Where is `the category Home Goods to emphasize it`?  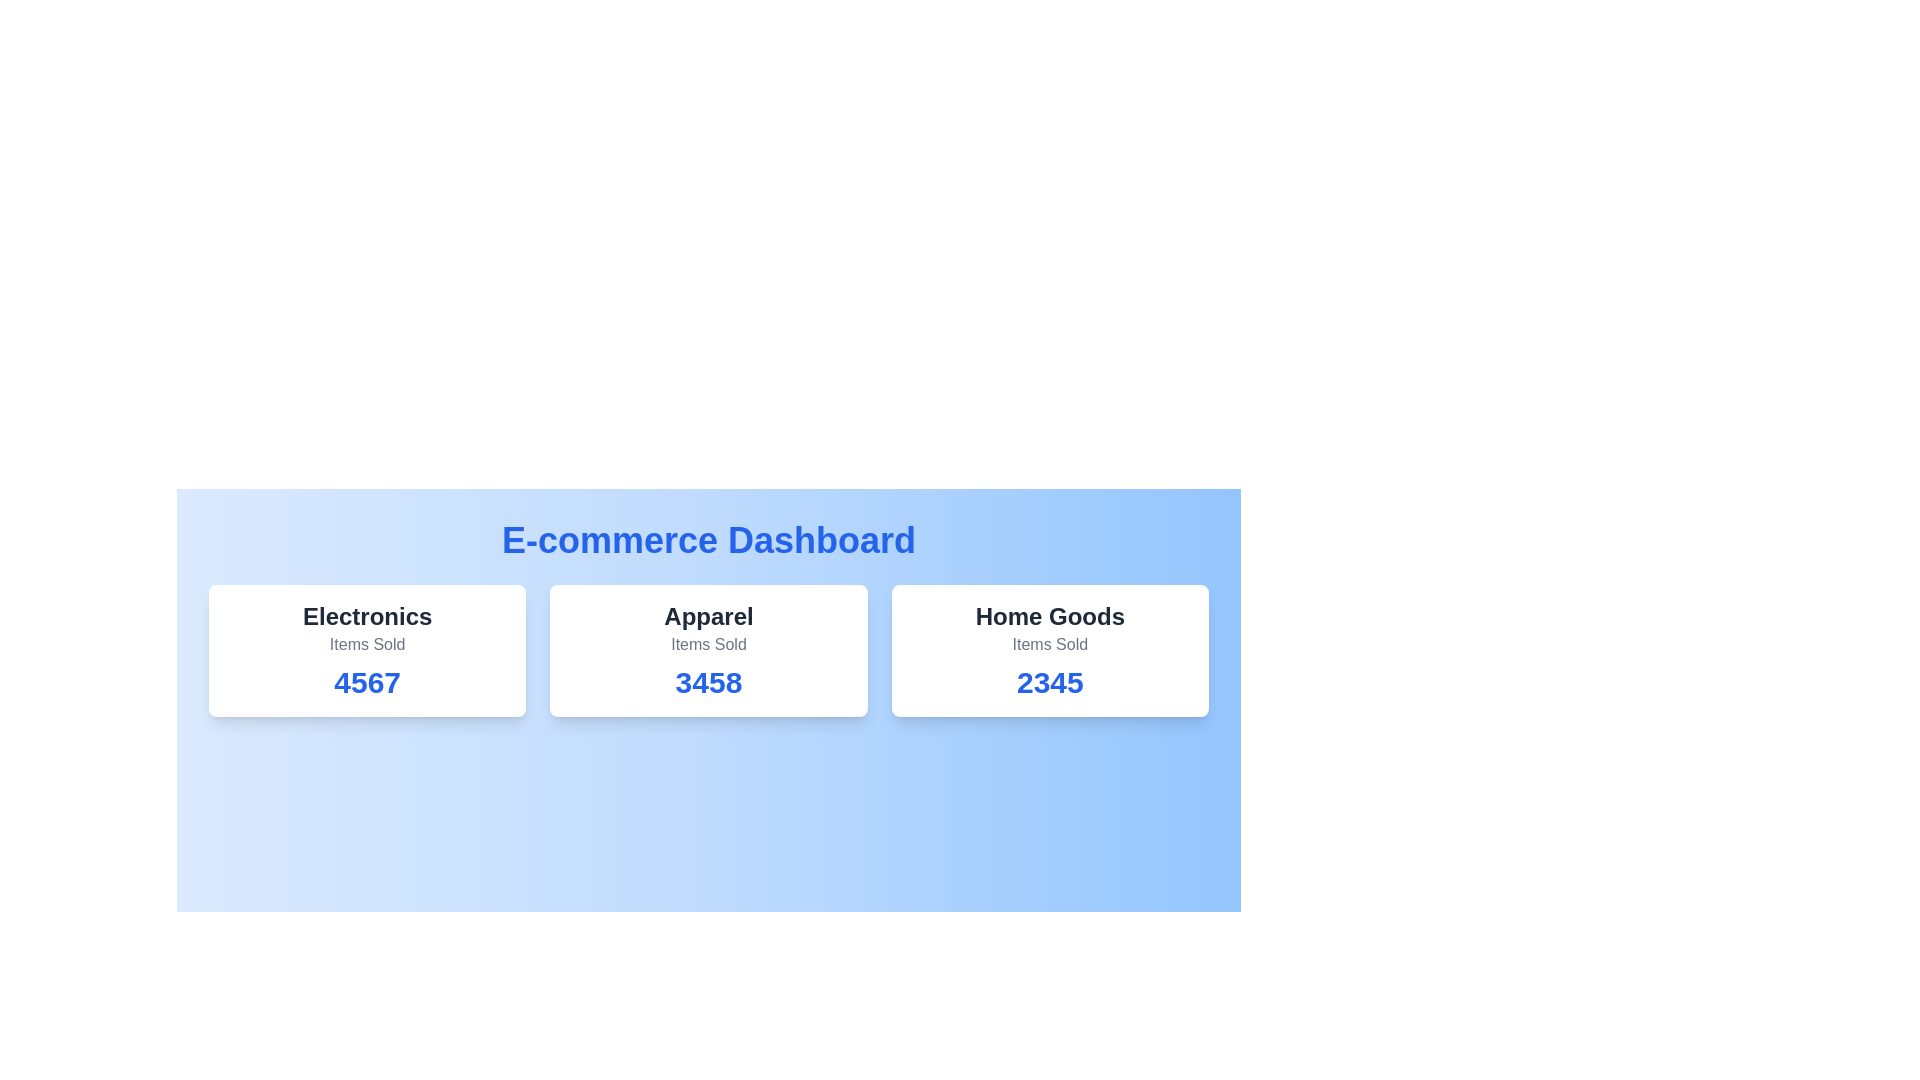
the category Home Goods to emphasize it is located at coordinates (1049, 616).